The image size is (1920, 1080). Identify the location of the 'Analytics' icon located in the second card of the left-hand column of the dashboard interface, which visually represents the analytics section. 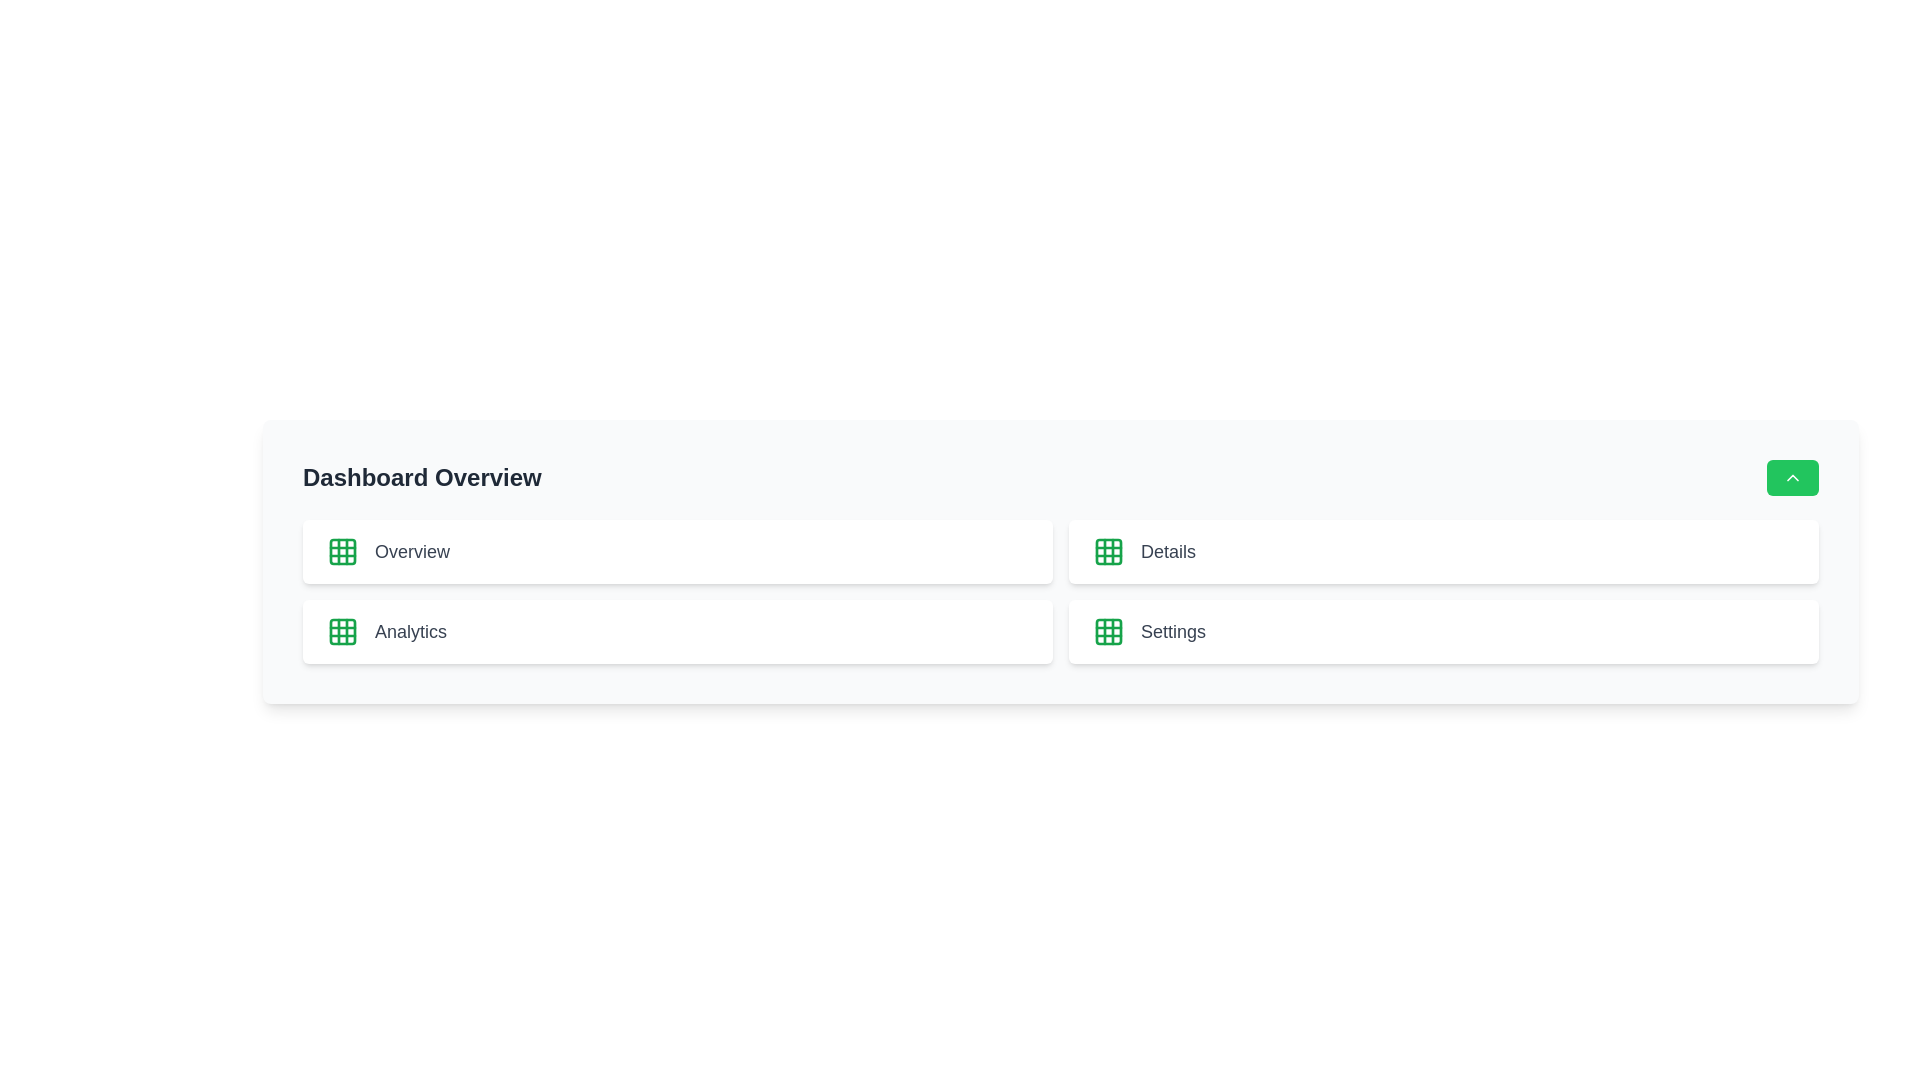
(342, 632).